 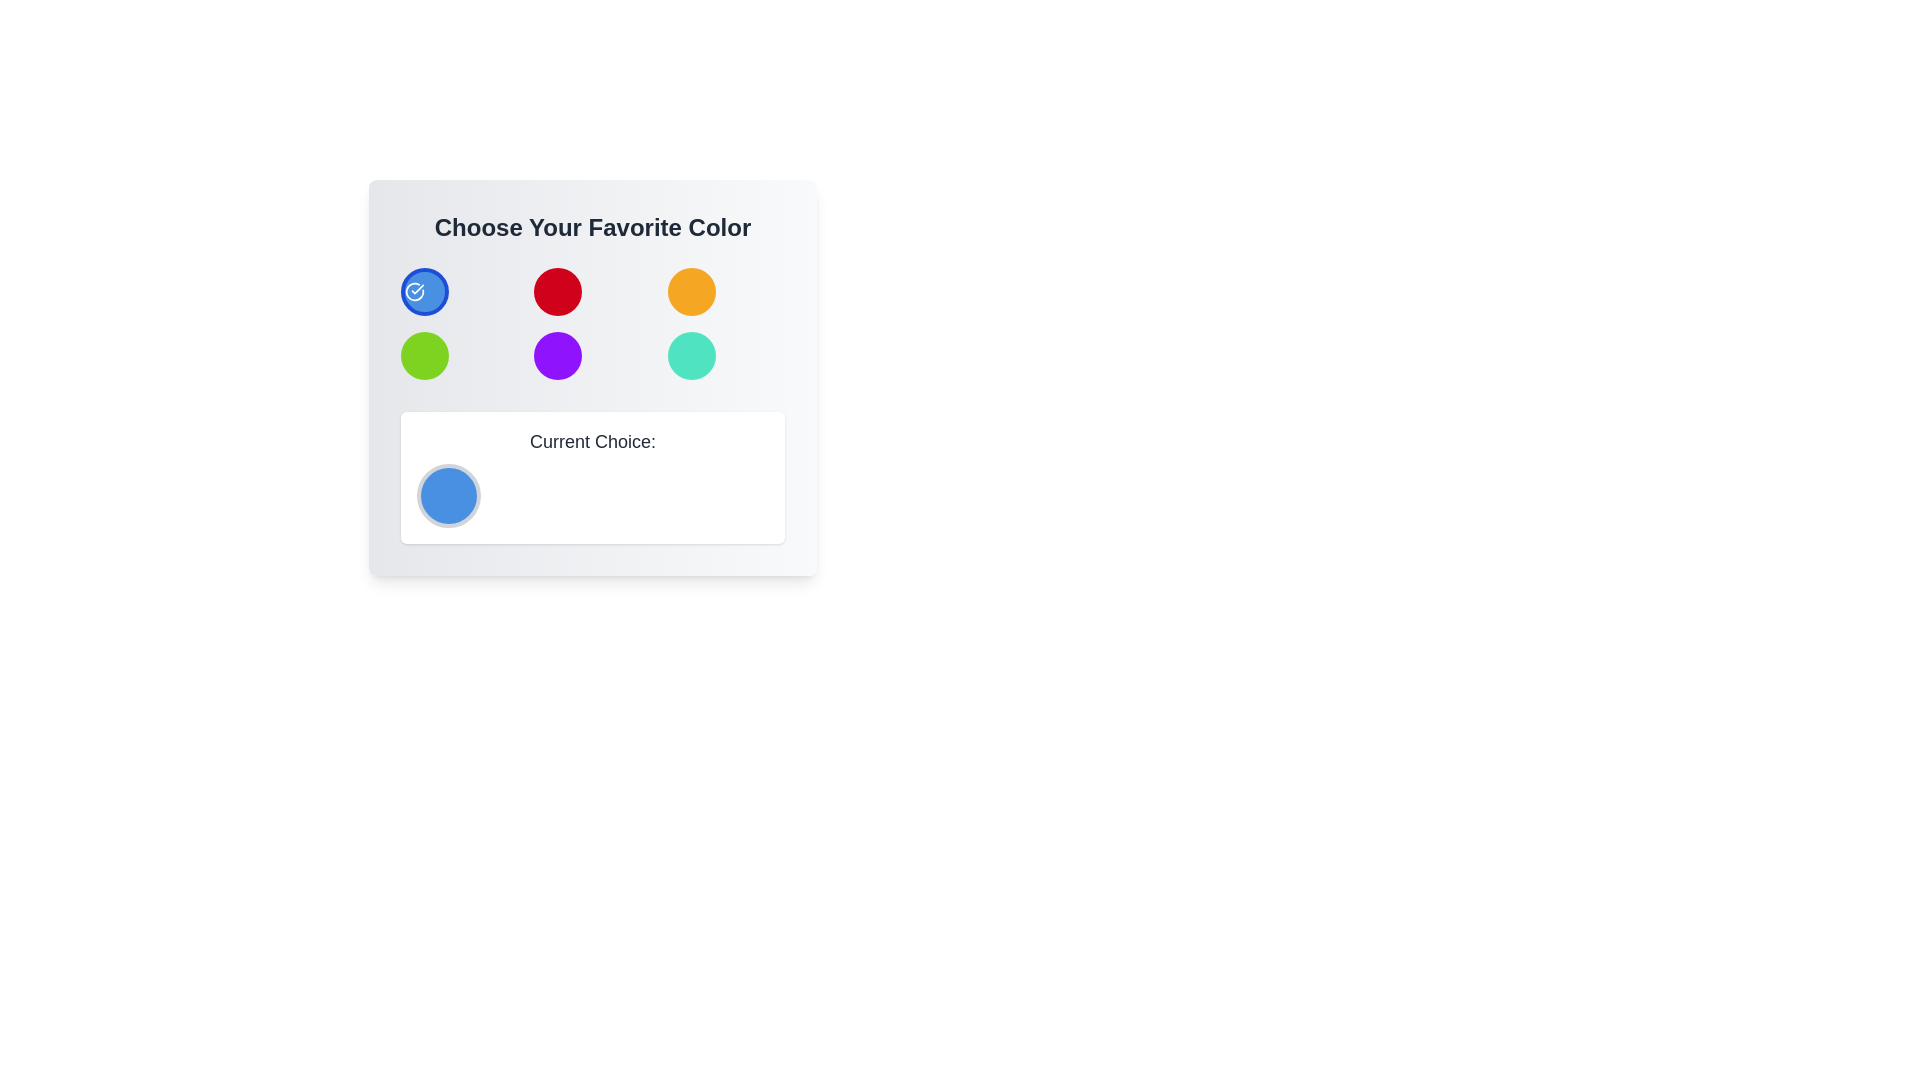 I want to click on the bright orange color selection button located in the upper row of the 3x3 grid, which is part of the 'Choose Your Favorite Color' section, to enlarge it, so click(x=691, y=292).